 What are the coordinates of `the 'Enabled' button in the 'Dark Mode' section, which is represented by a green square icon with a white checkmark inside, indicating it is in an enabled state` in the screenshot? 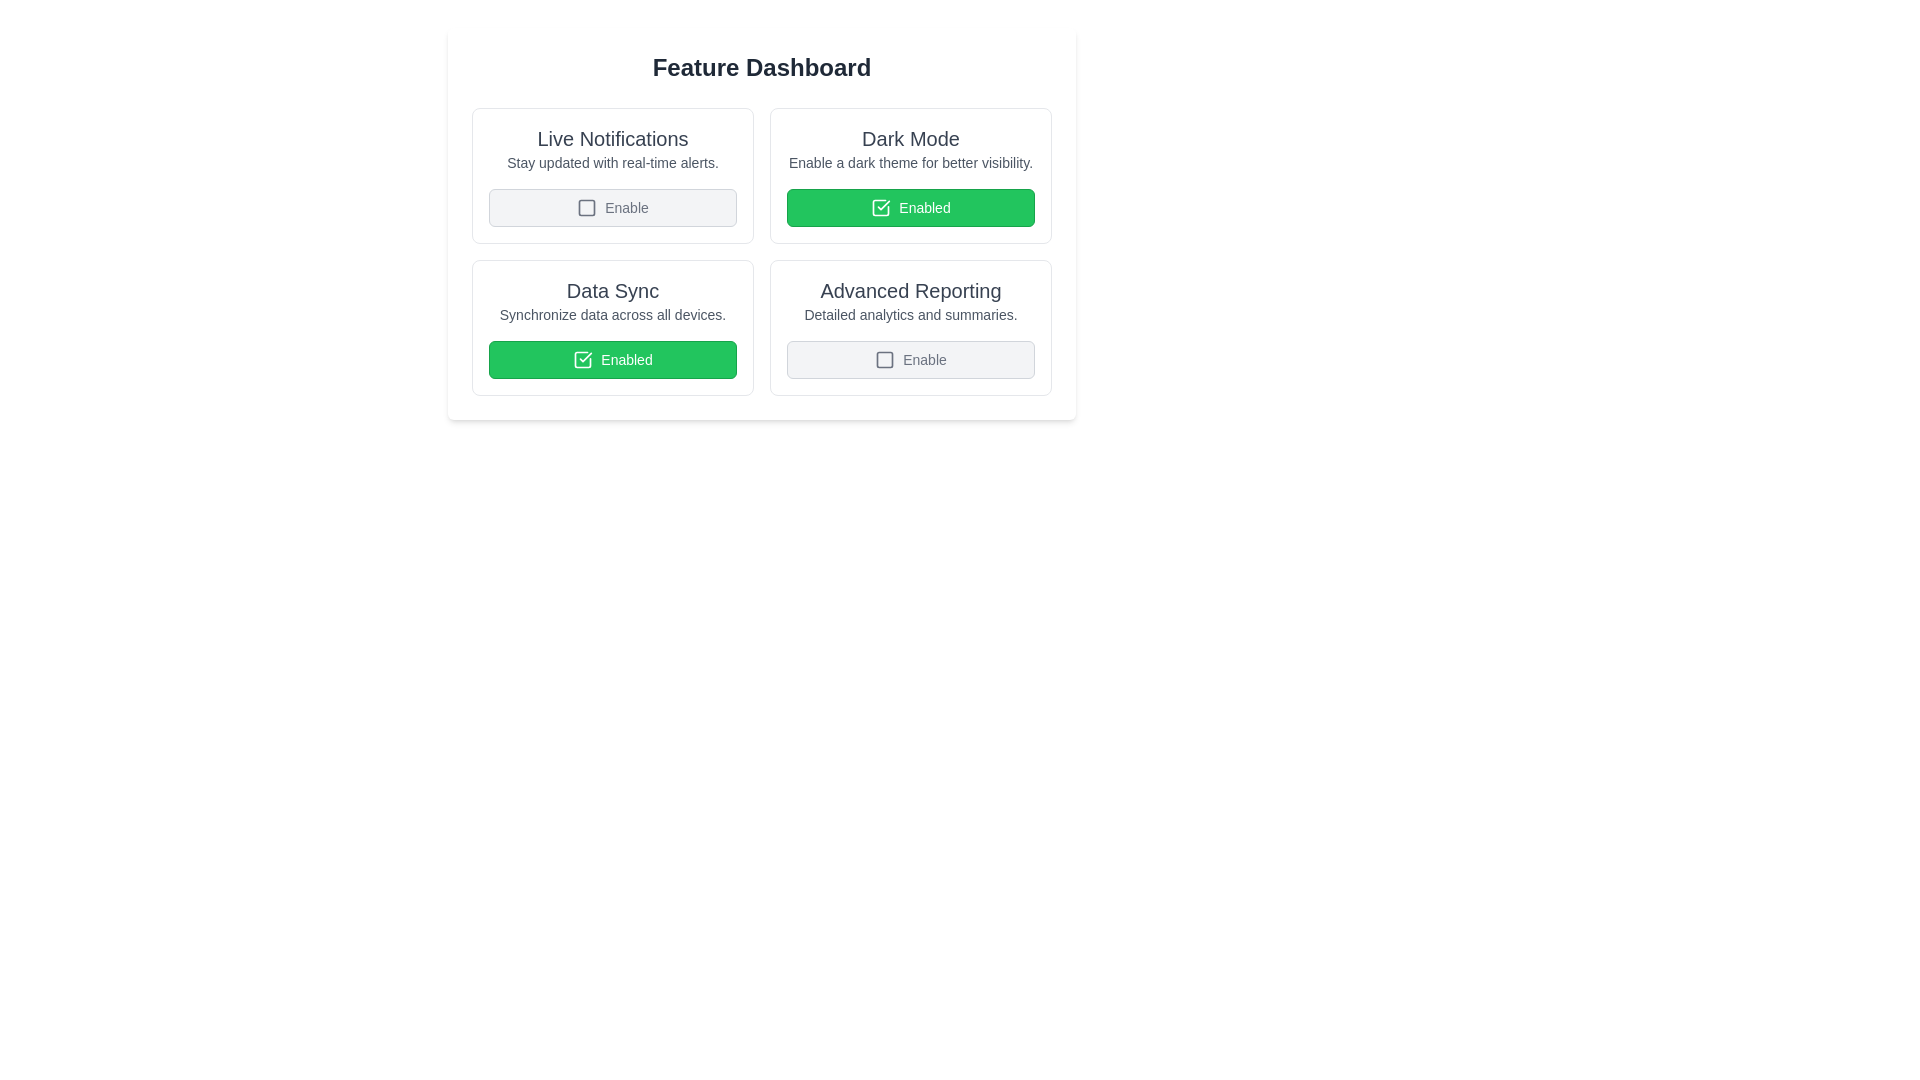 It's located at (880, 208).